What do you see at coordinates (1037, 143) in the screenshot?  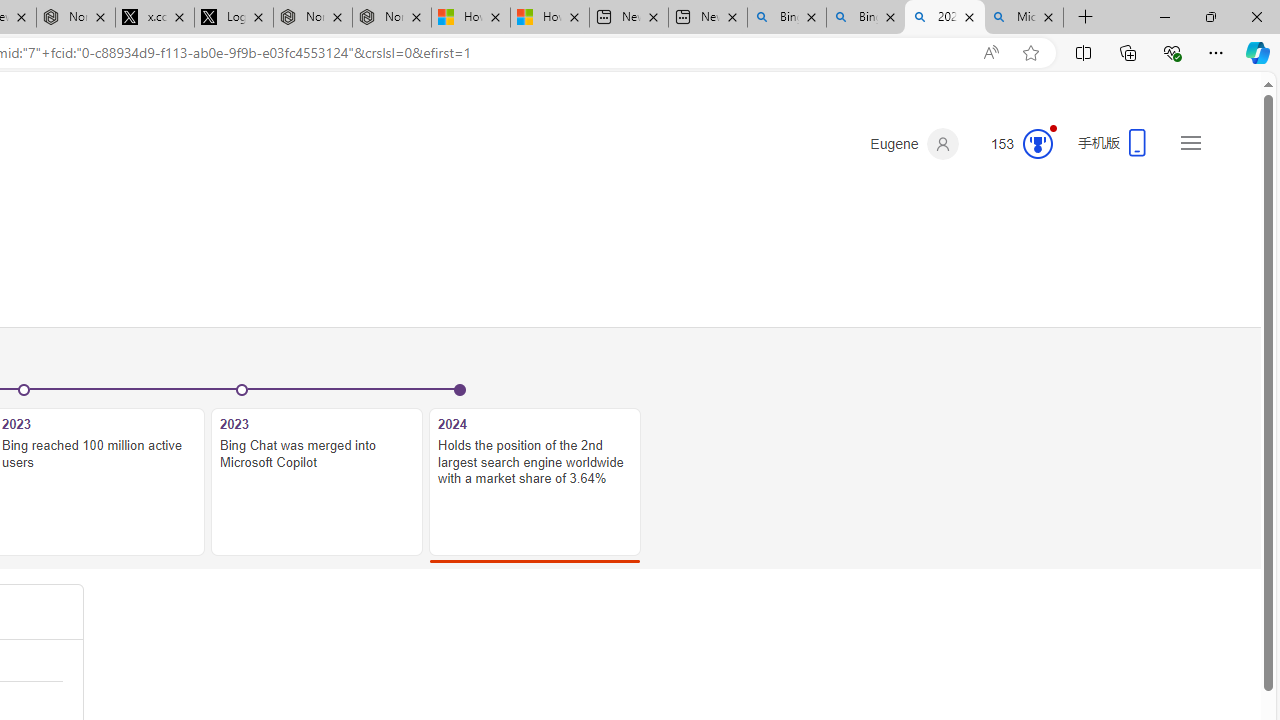 I see `'Class: medal-circled'` at bounding box center [1037, 143].